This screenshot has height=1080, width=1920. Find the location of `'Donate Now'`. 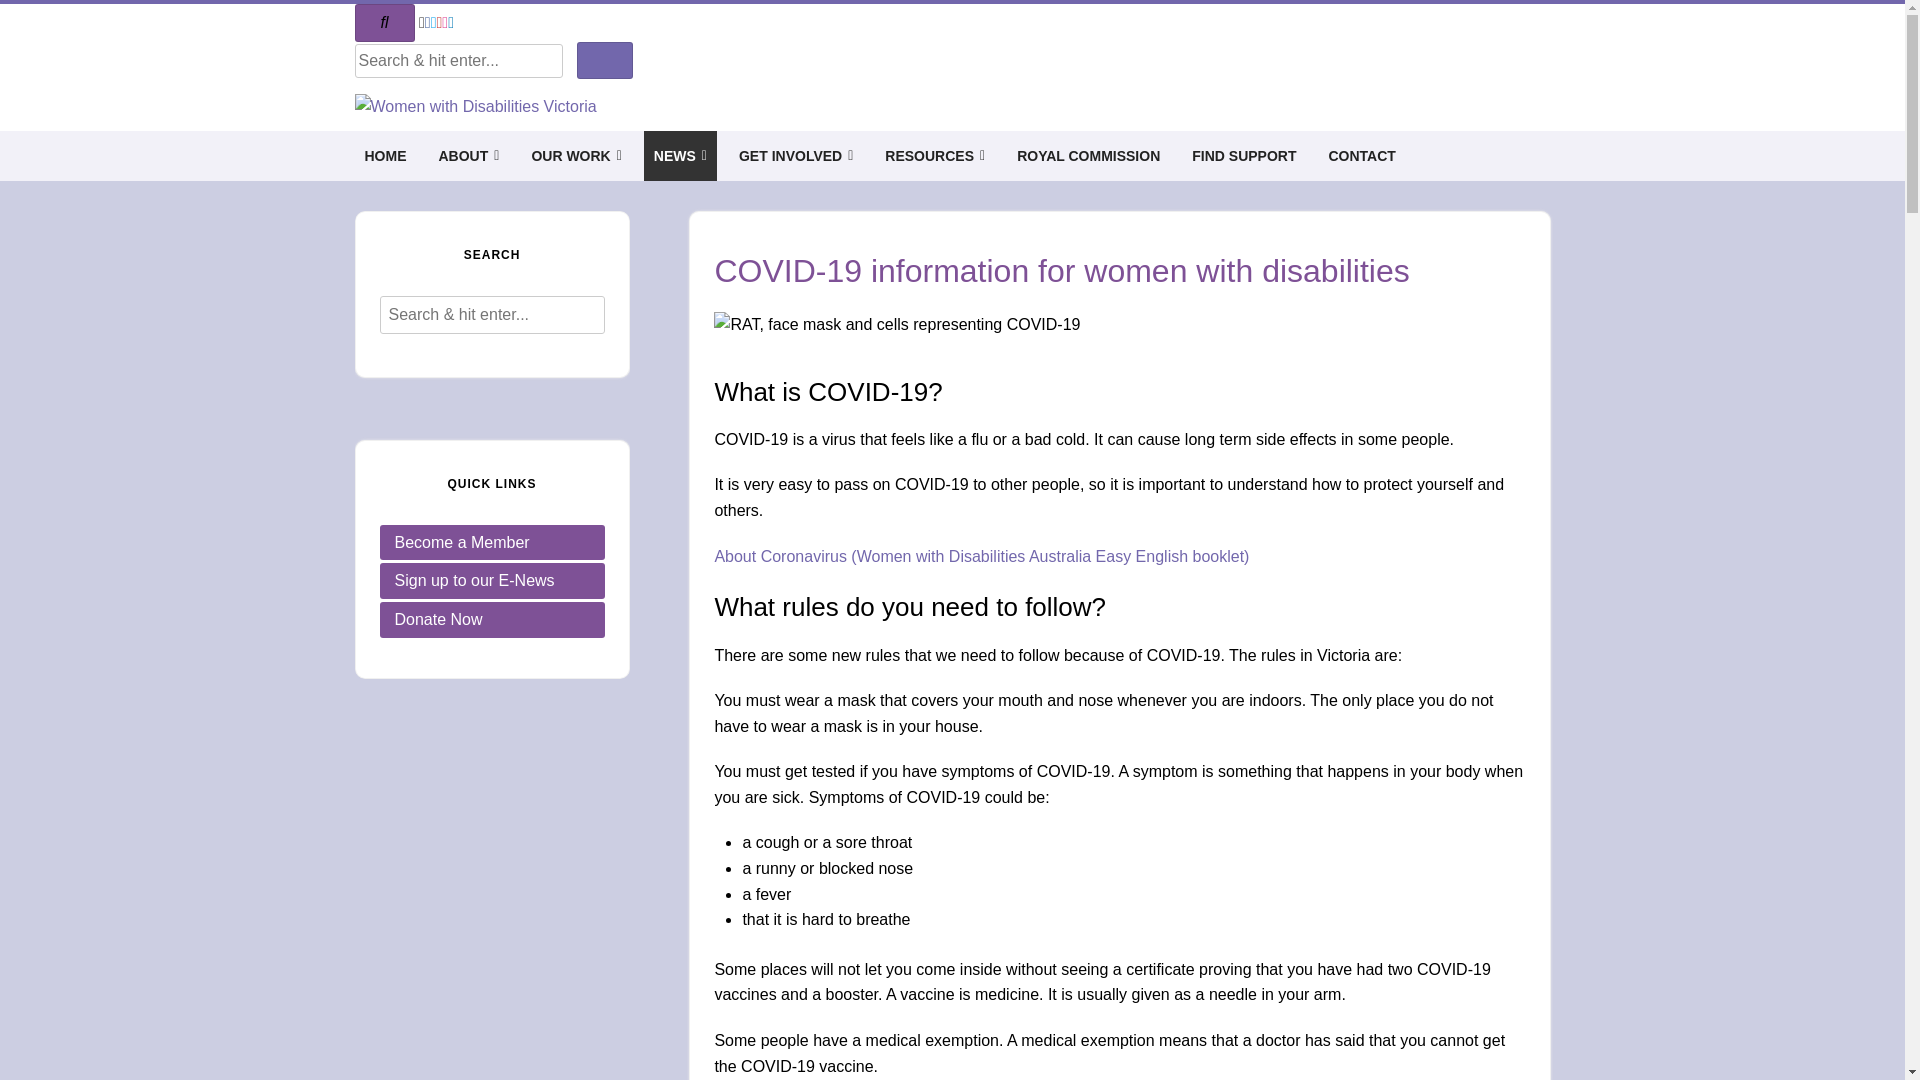

'Donate Now' is located at coordinates (492, 619).